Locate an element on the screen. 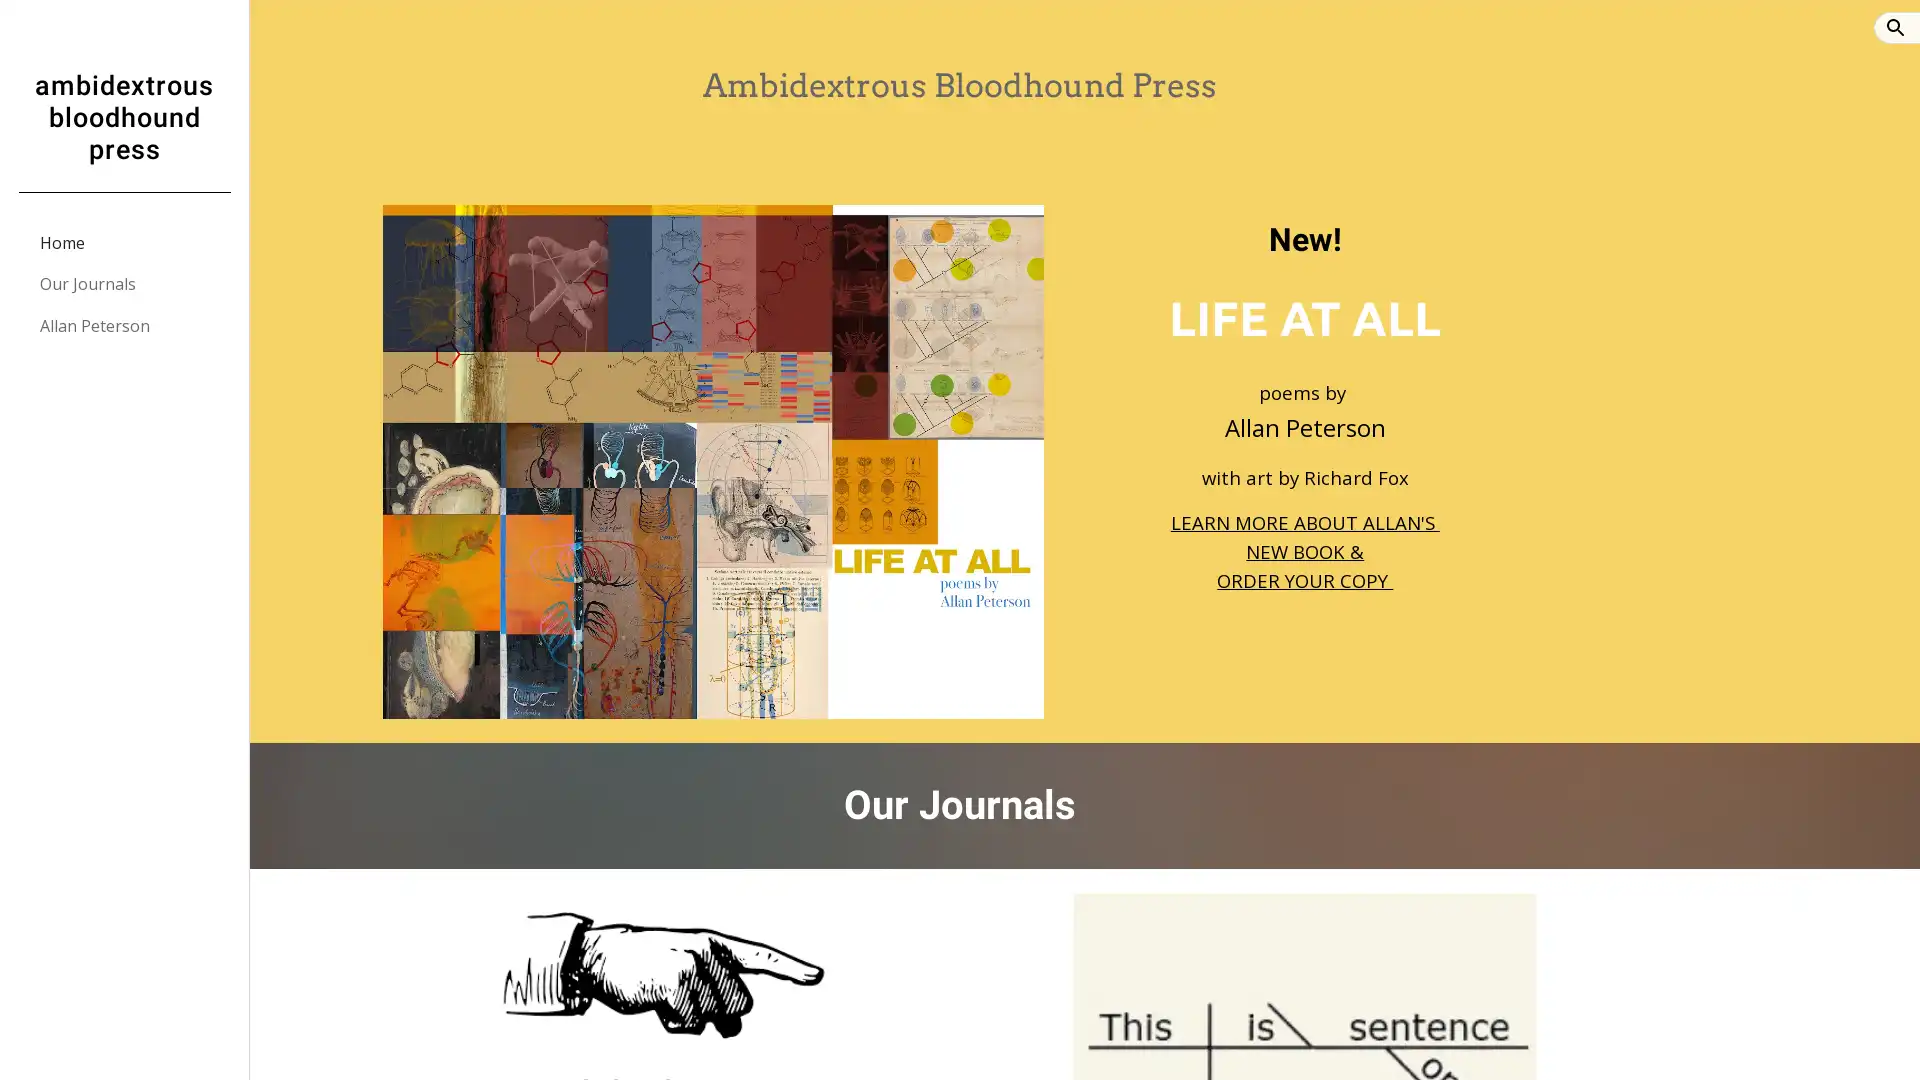  Copy heading link is located at coordinates (1223, 805).